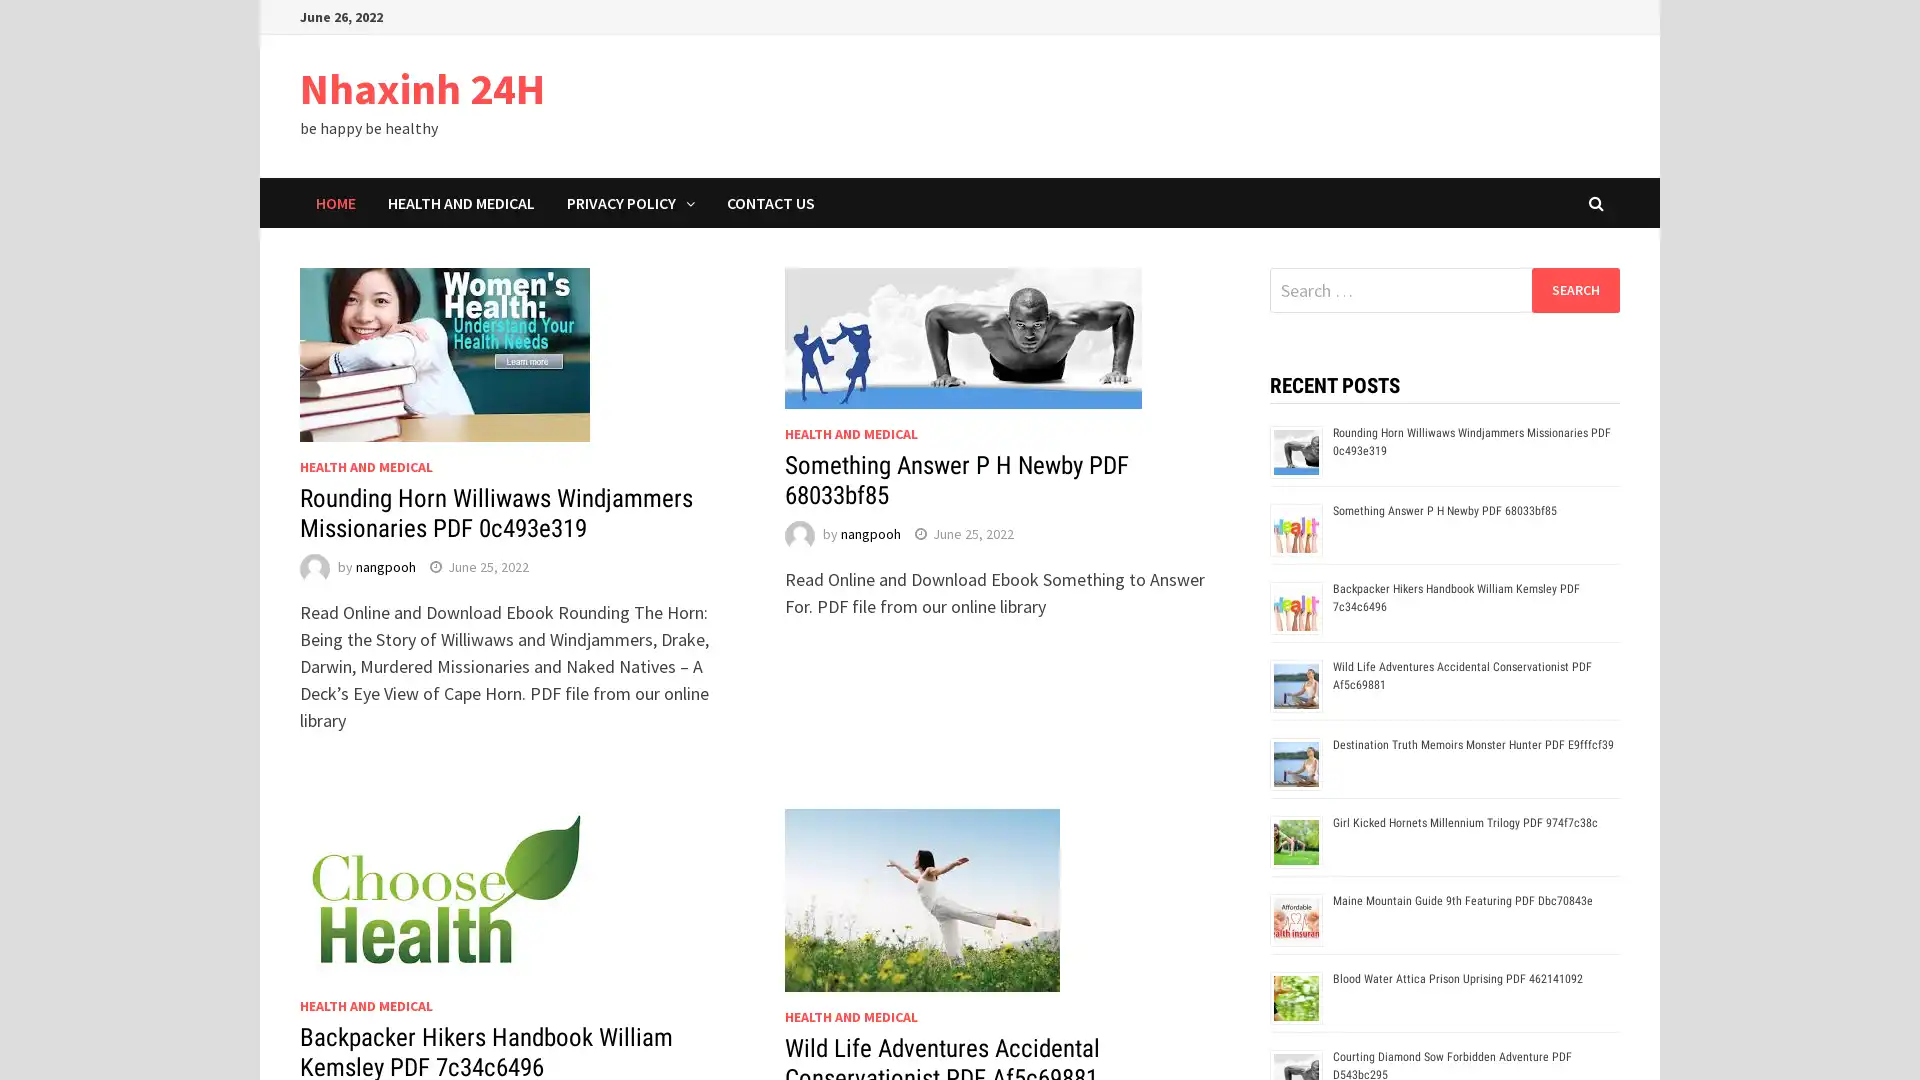  I want to click on Search, so click(1574, 289).